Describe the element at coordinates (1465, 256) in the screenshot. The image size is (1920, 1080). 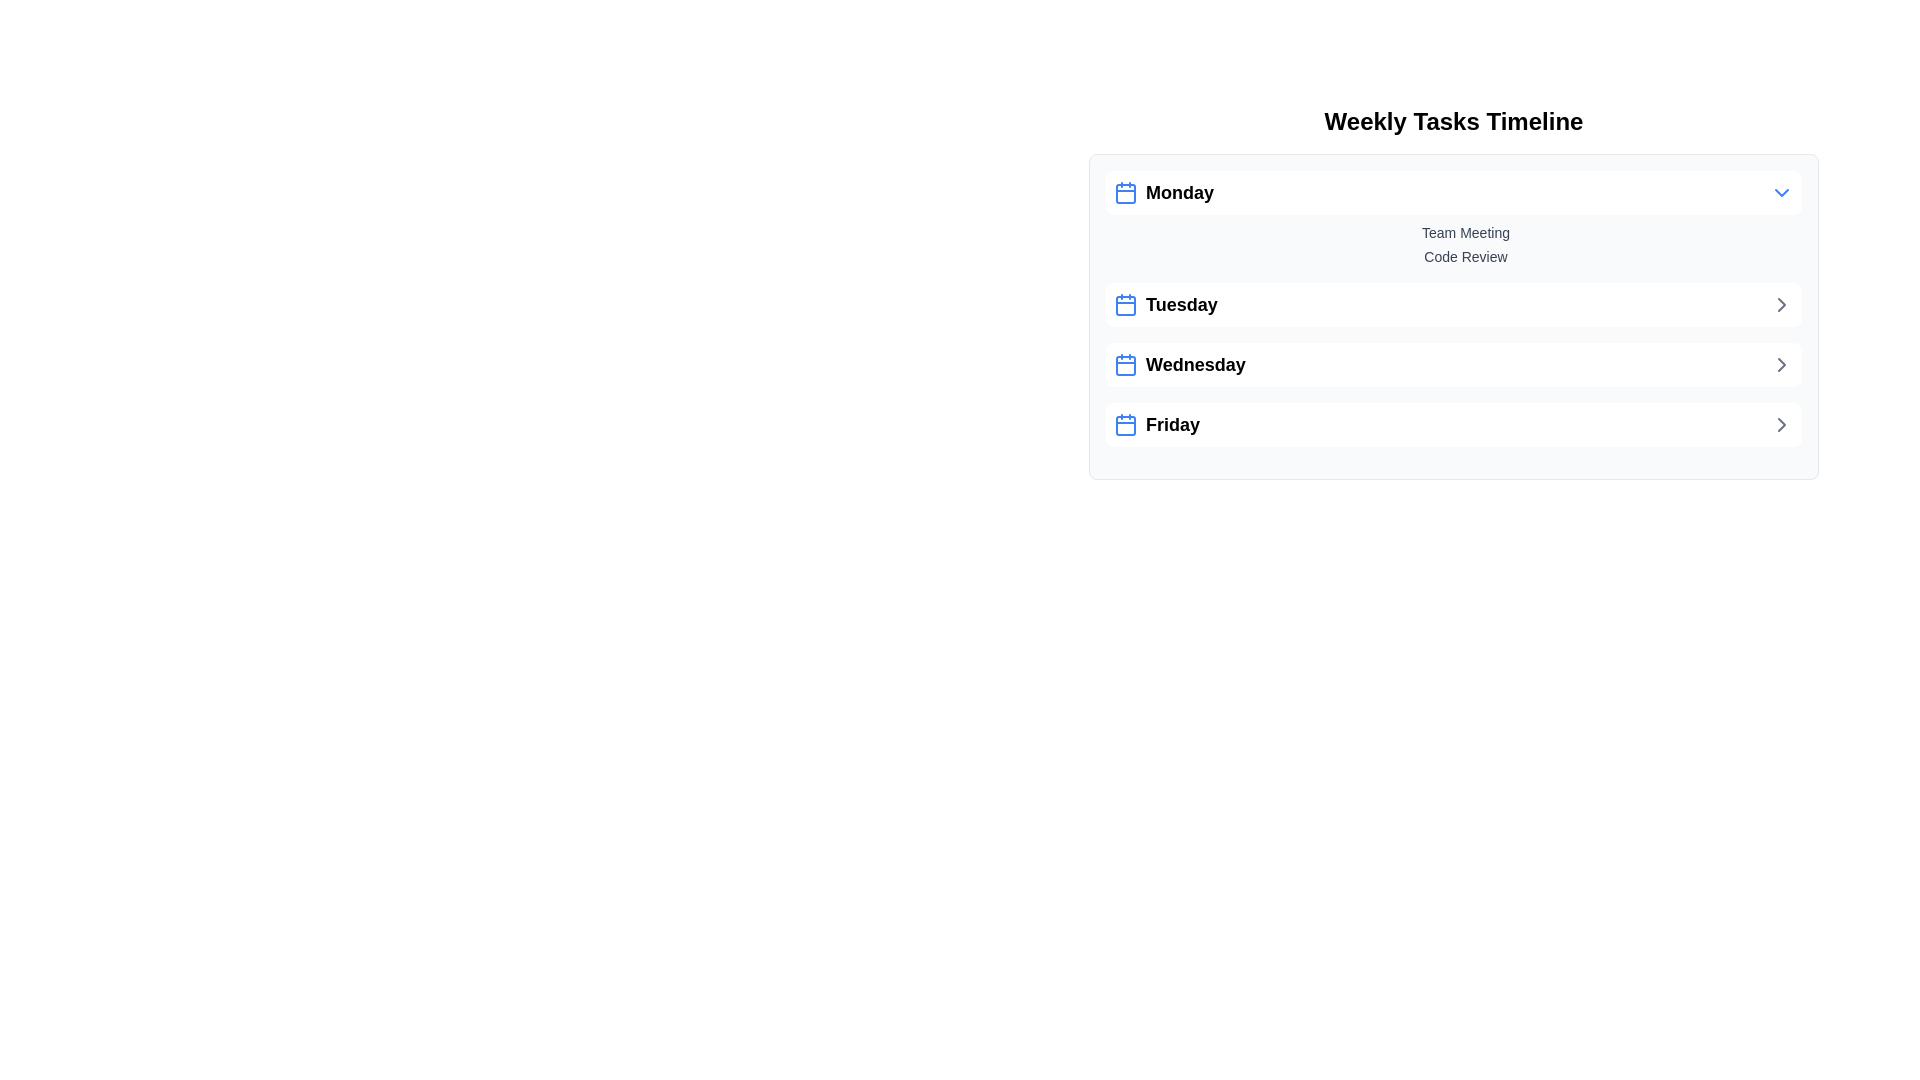
I see `text label saying 'Code Review' that is styled in a small, muted gray font, located beneath 'Team Meeting' in the Monday section of the Weekly Tasks Timeline` at that location.